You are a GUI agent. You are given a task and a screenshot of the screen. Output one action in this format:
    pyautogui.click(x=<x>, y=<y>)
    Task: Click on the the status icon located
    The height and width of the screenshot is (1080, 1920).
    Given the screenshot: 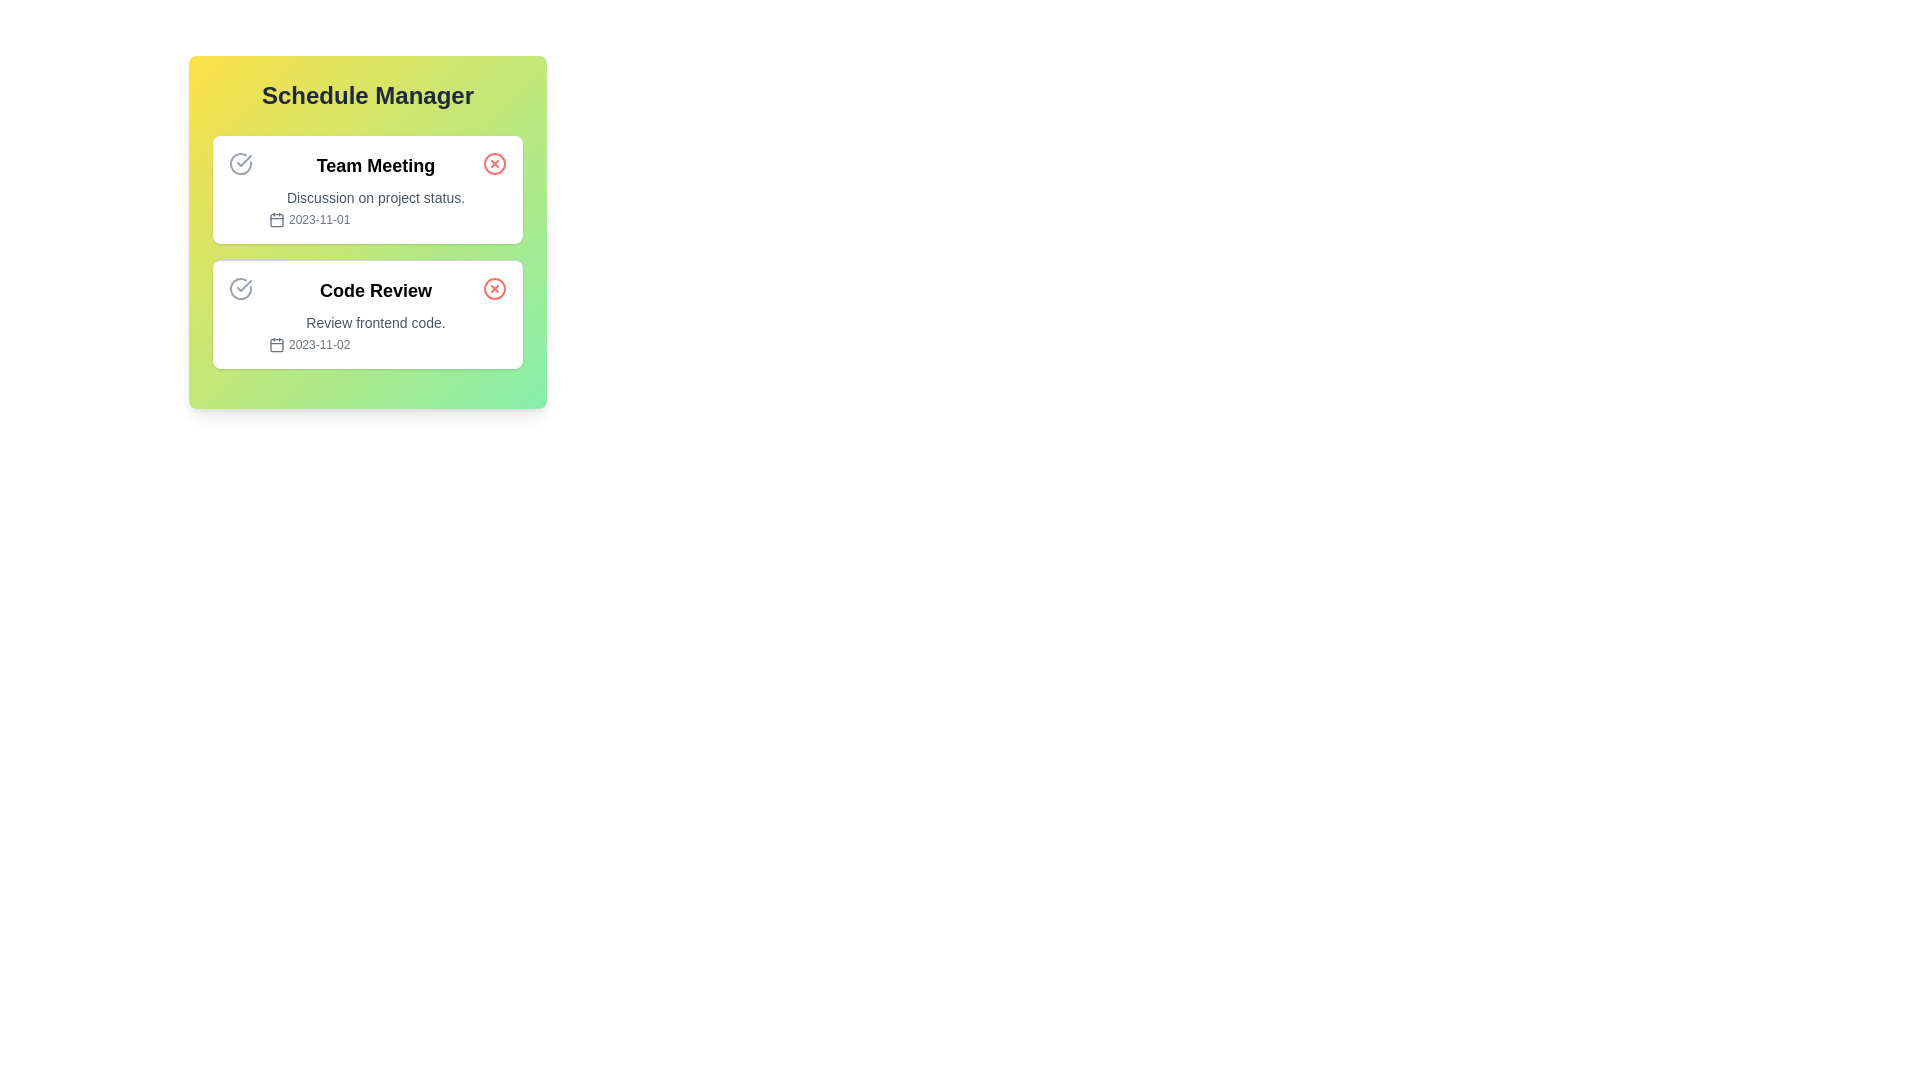 What is the action you would take?
    pyautogui.click(x=240, y=289)
    